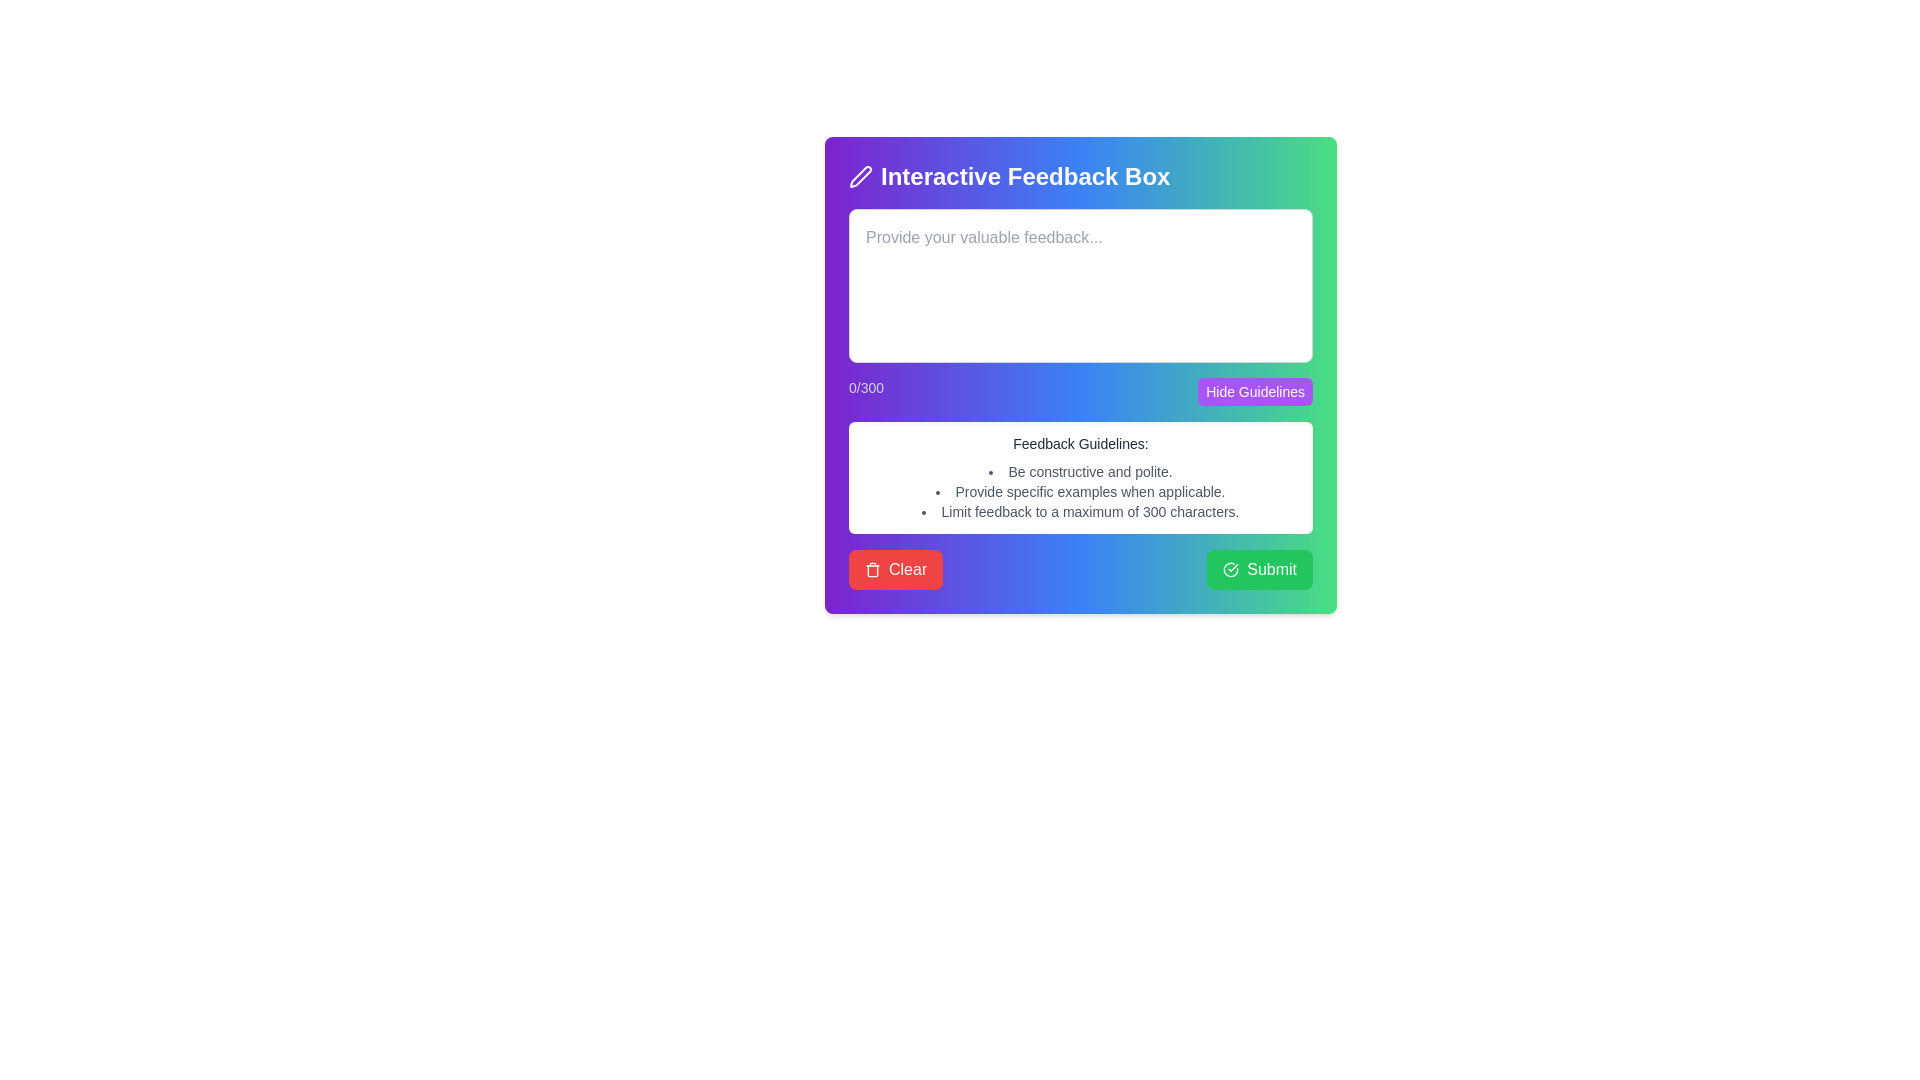  Describe the element at coordinates (1079, 471) in the screenshot. I see `the text label 'Be constructive and polite.'` at that location.